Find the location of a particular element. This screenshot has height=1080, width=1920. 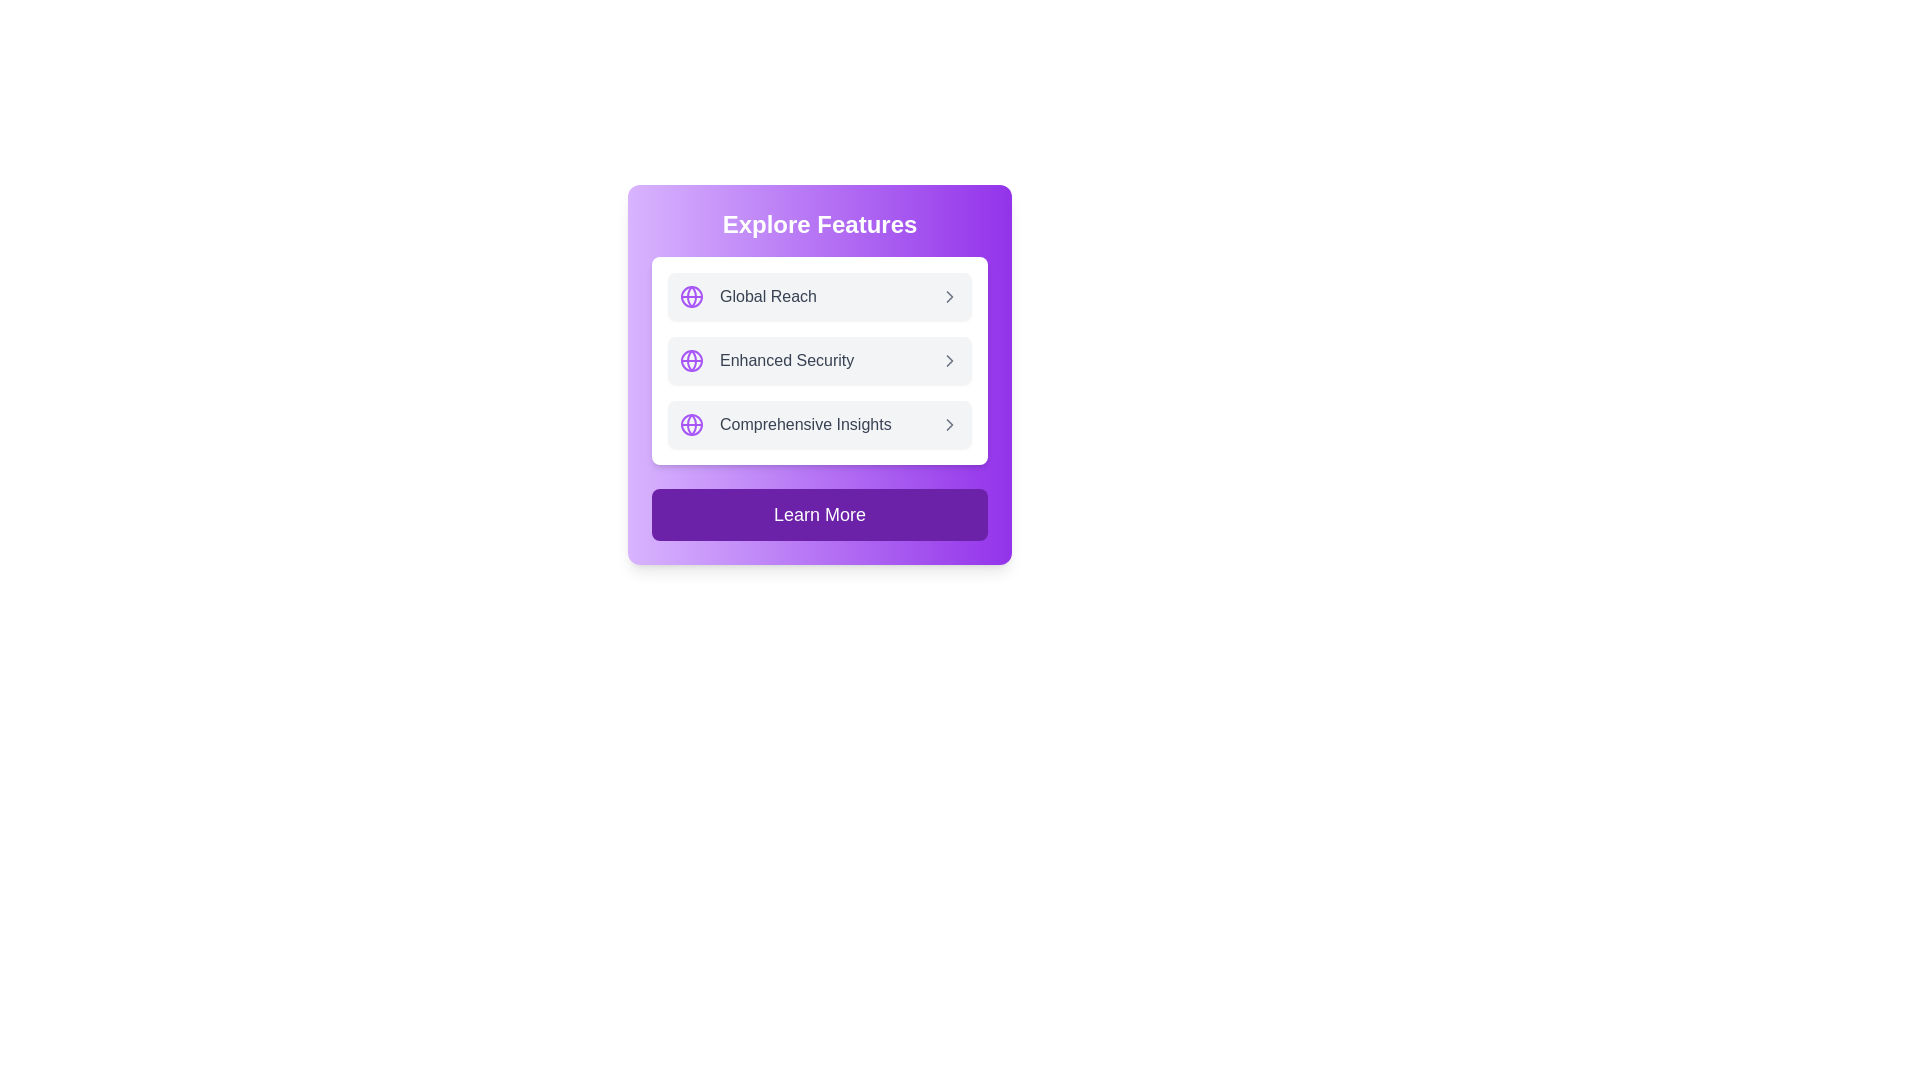

the SVG circle with a solid purple outline, which is part of the 'Enhanced Security' feature in the 'Explore Features' list is located at coordinates (691, 361).